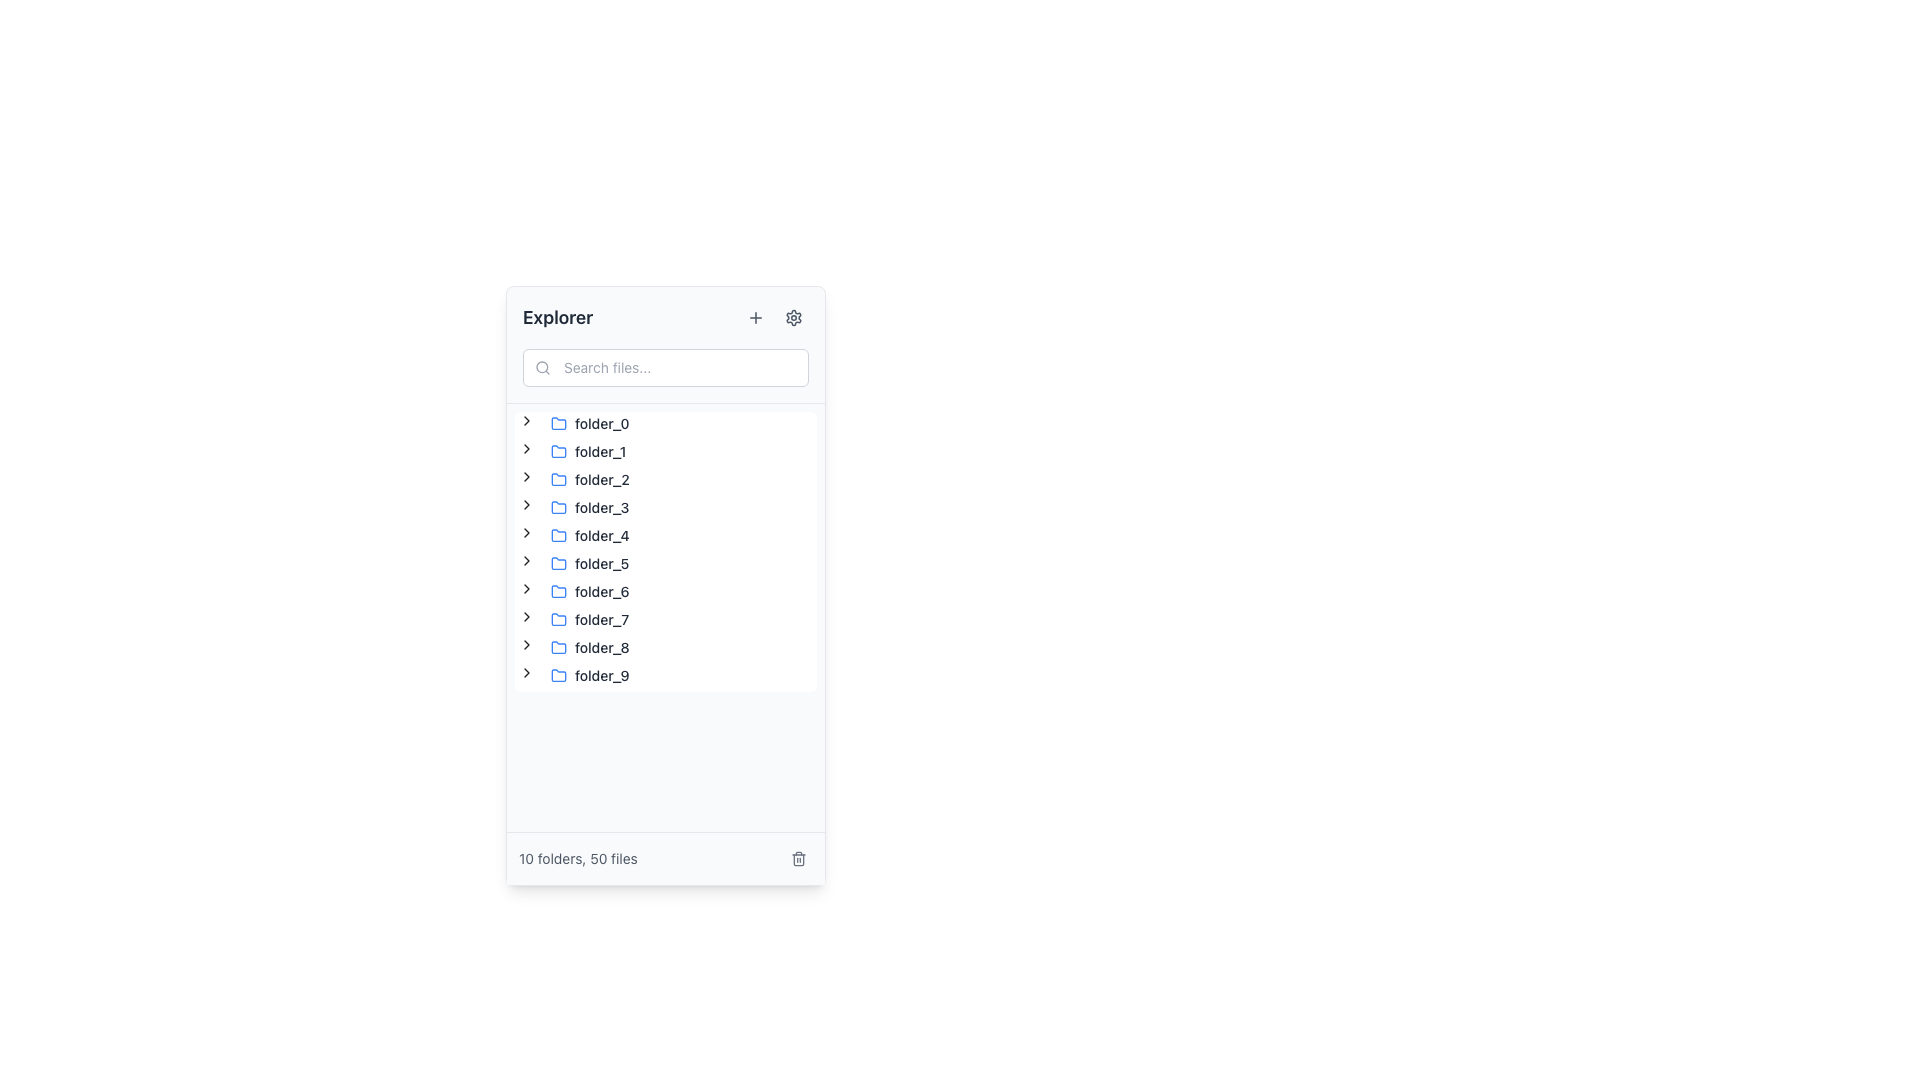  I want to click on label text displaying 'folder_7' located in the middle section of the navigation panel labeled 'Explorer', positioned next to a small blue folder icon, so click(601, 619).